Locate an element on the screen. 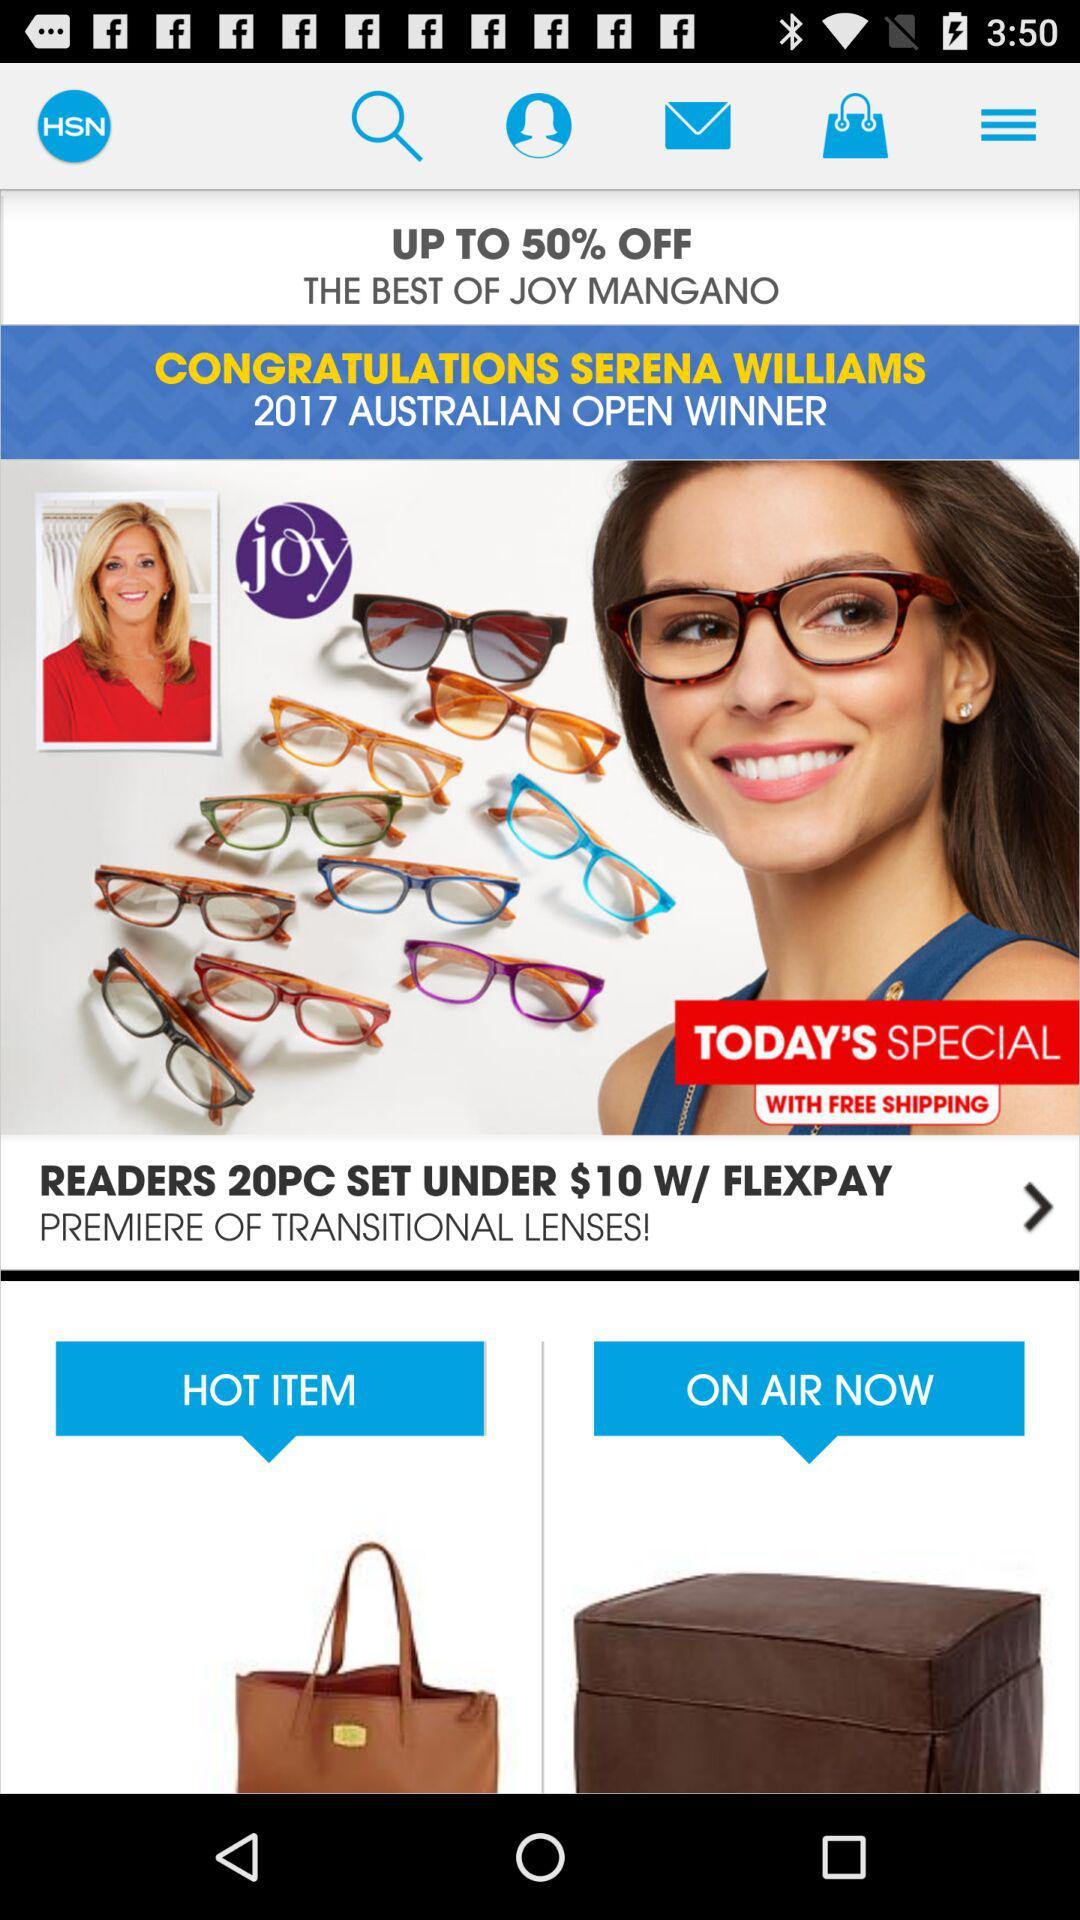 The width and height of the screenshot is (1080, 1920). open main site is located at coordinates (540, 864).